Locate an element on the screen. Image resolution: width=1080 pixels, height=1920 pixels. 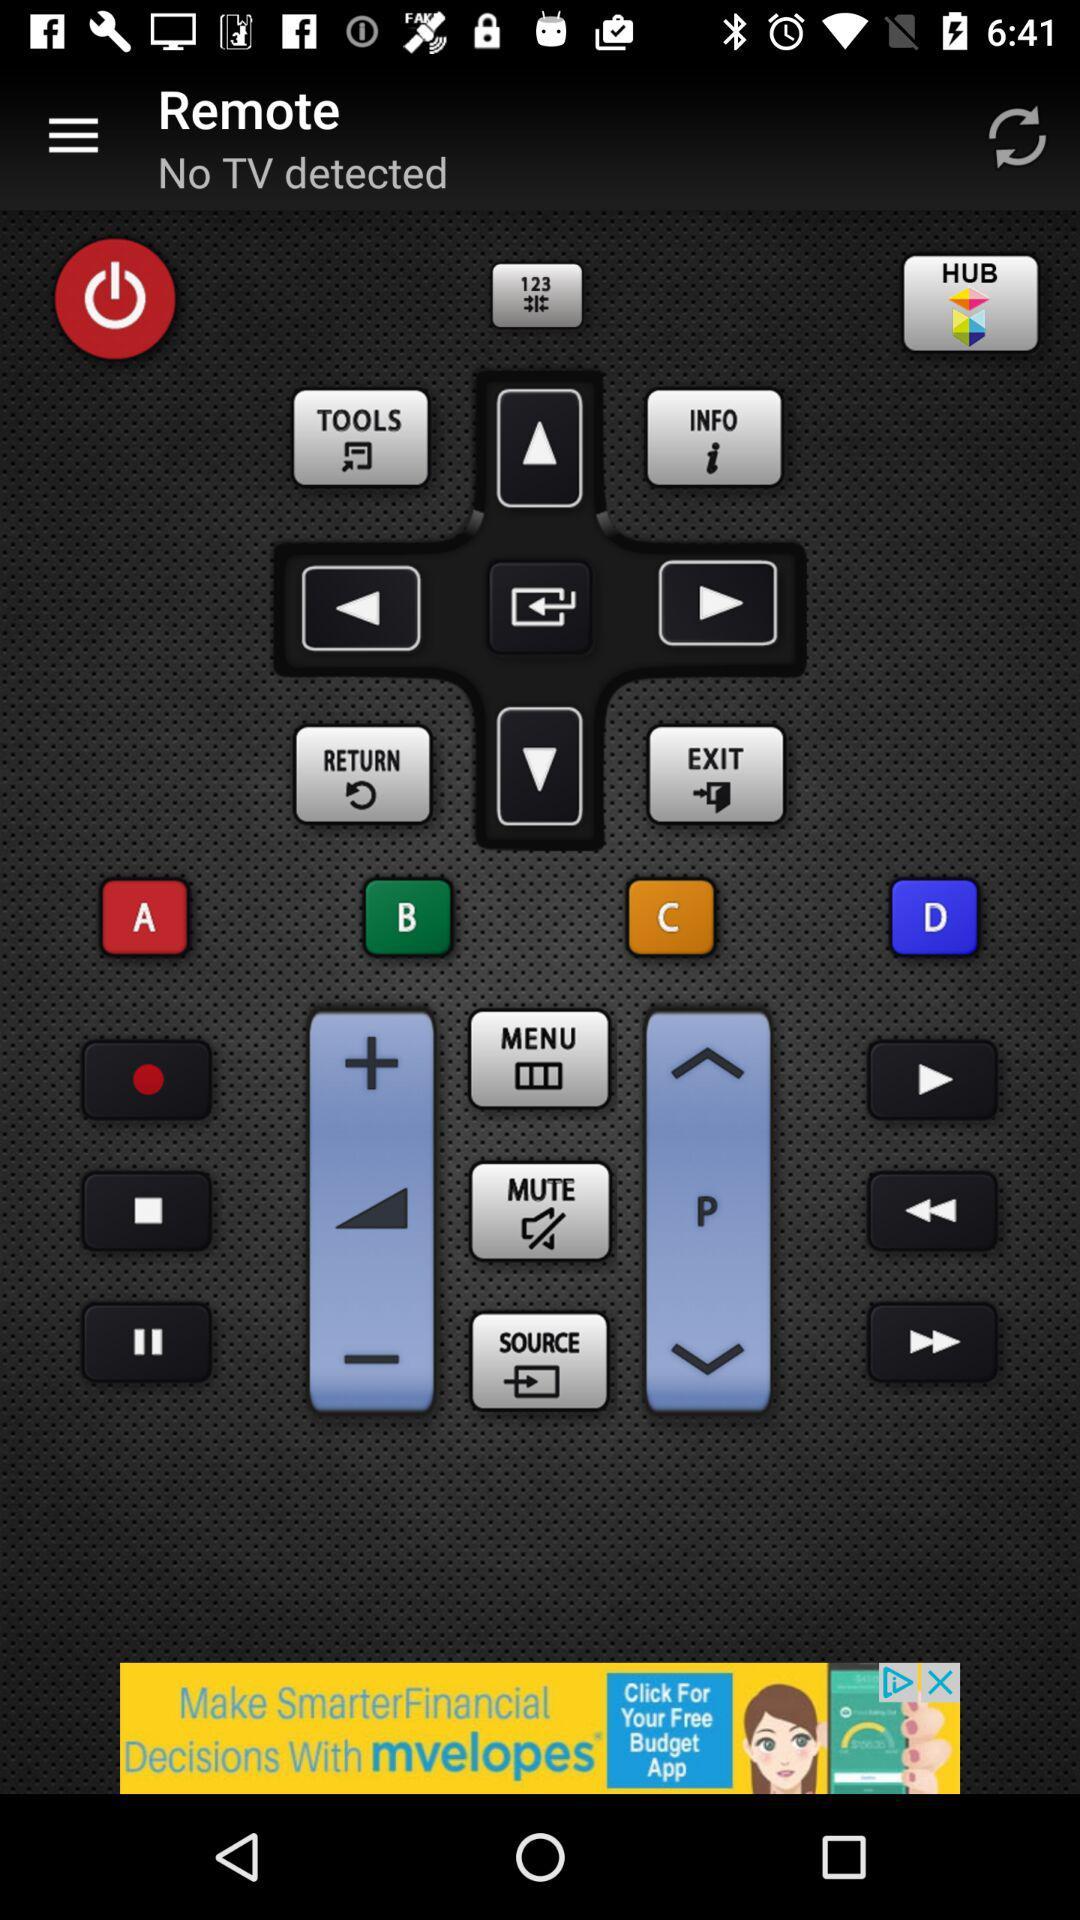
the skip_previous icon is located at coordinates (671, 916).